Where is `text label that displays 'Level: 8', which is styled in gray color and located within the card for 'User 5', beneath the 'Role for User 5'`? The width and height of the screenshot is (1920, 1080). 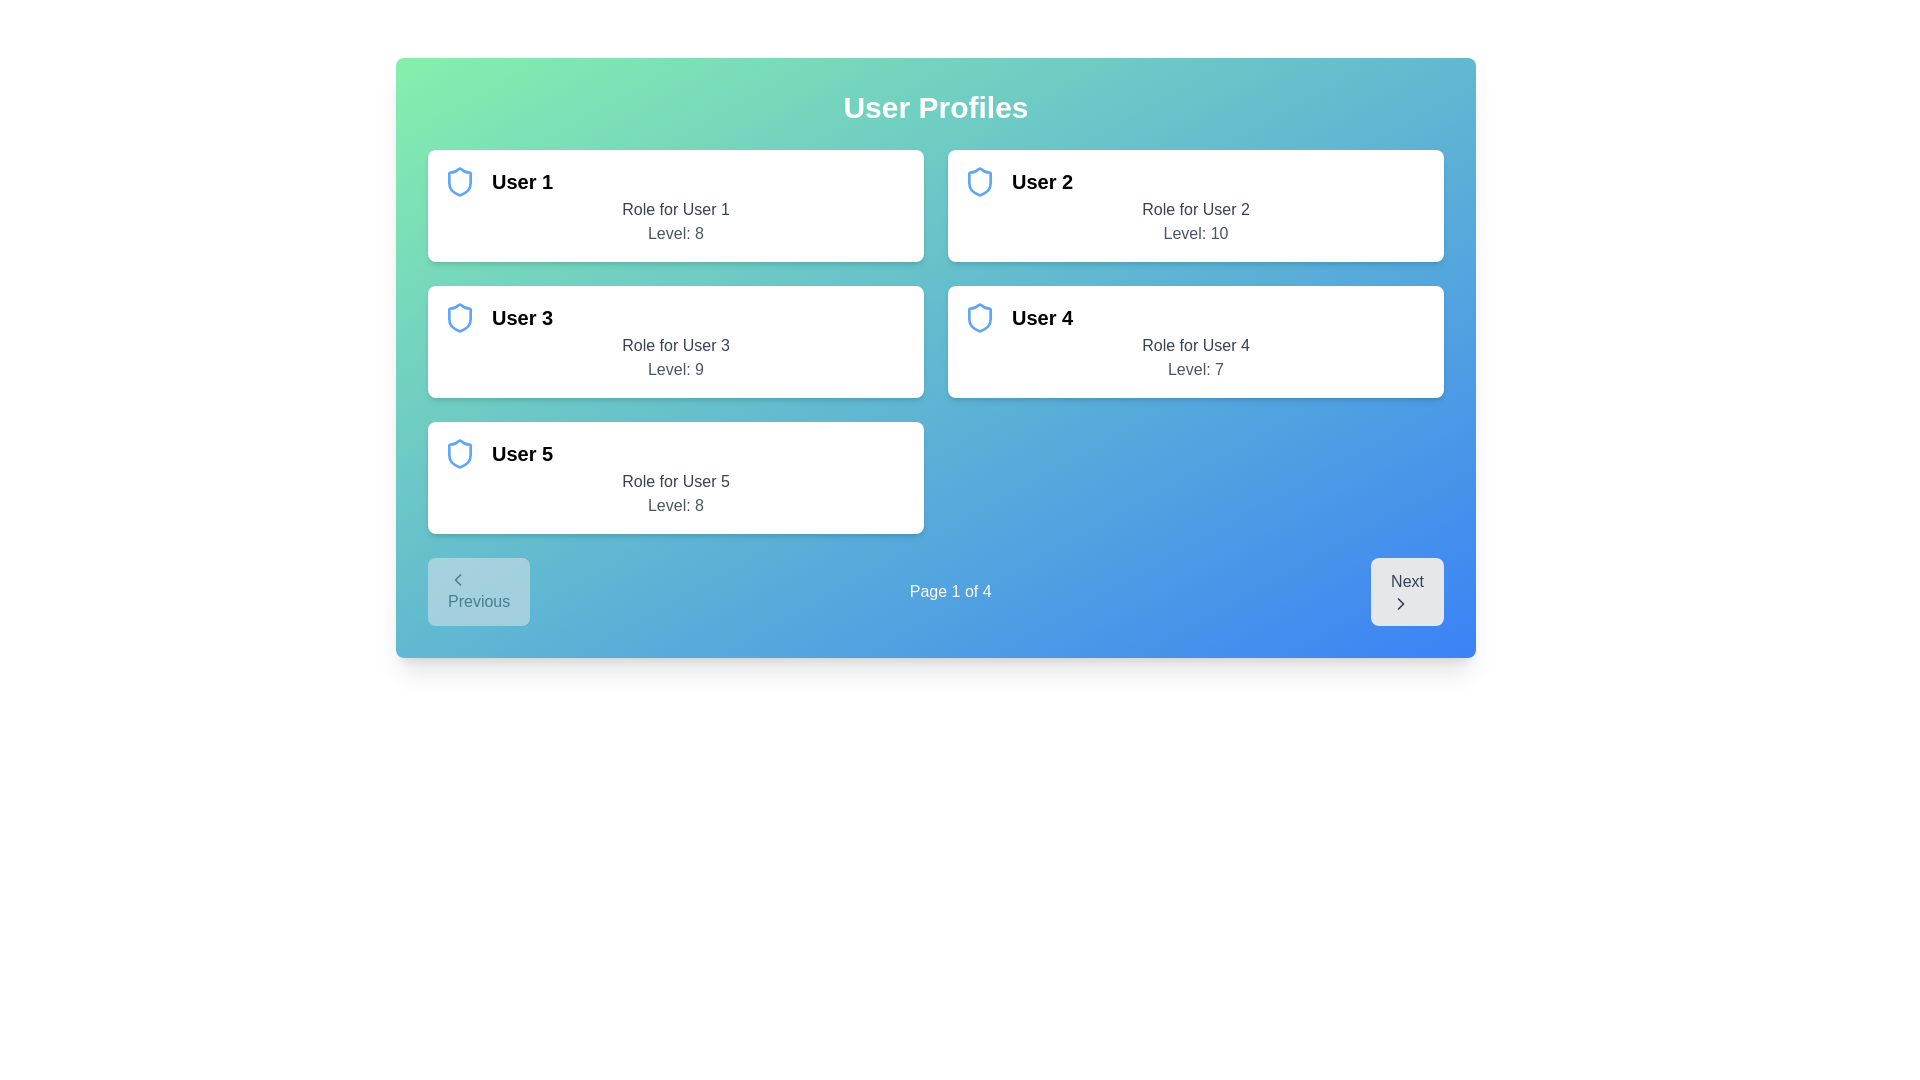
text label that displays 'Level: 8', which is styled in gray color and located within the card for 'User 5', beneath the 'Role for User 5' is located at coordinates (676, 504).